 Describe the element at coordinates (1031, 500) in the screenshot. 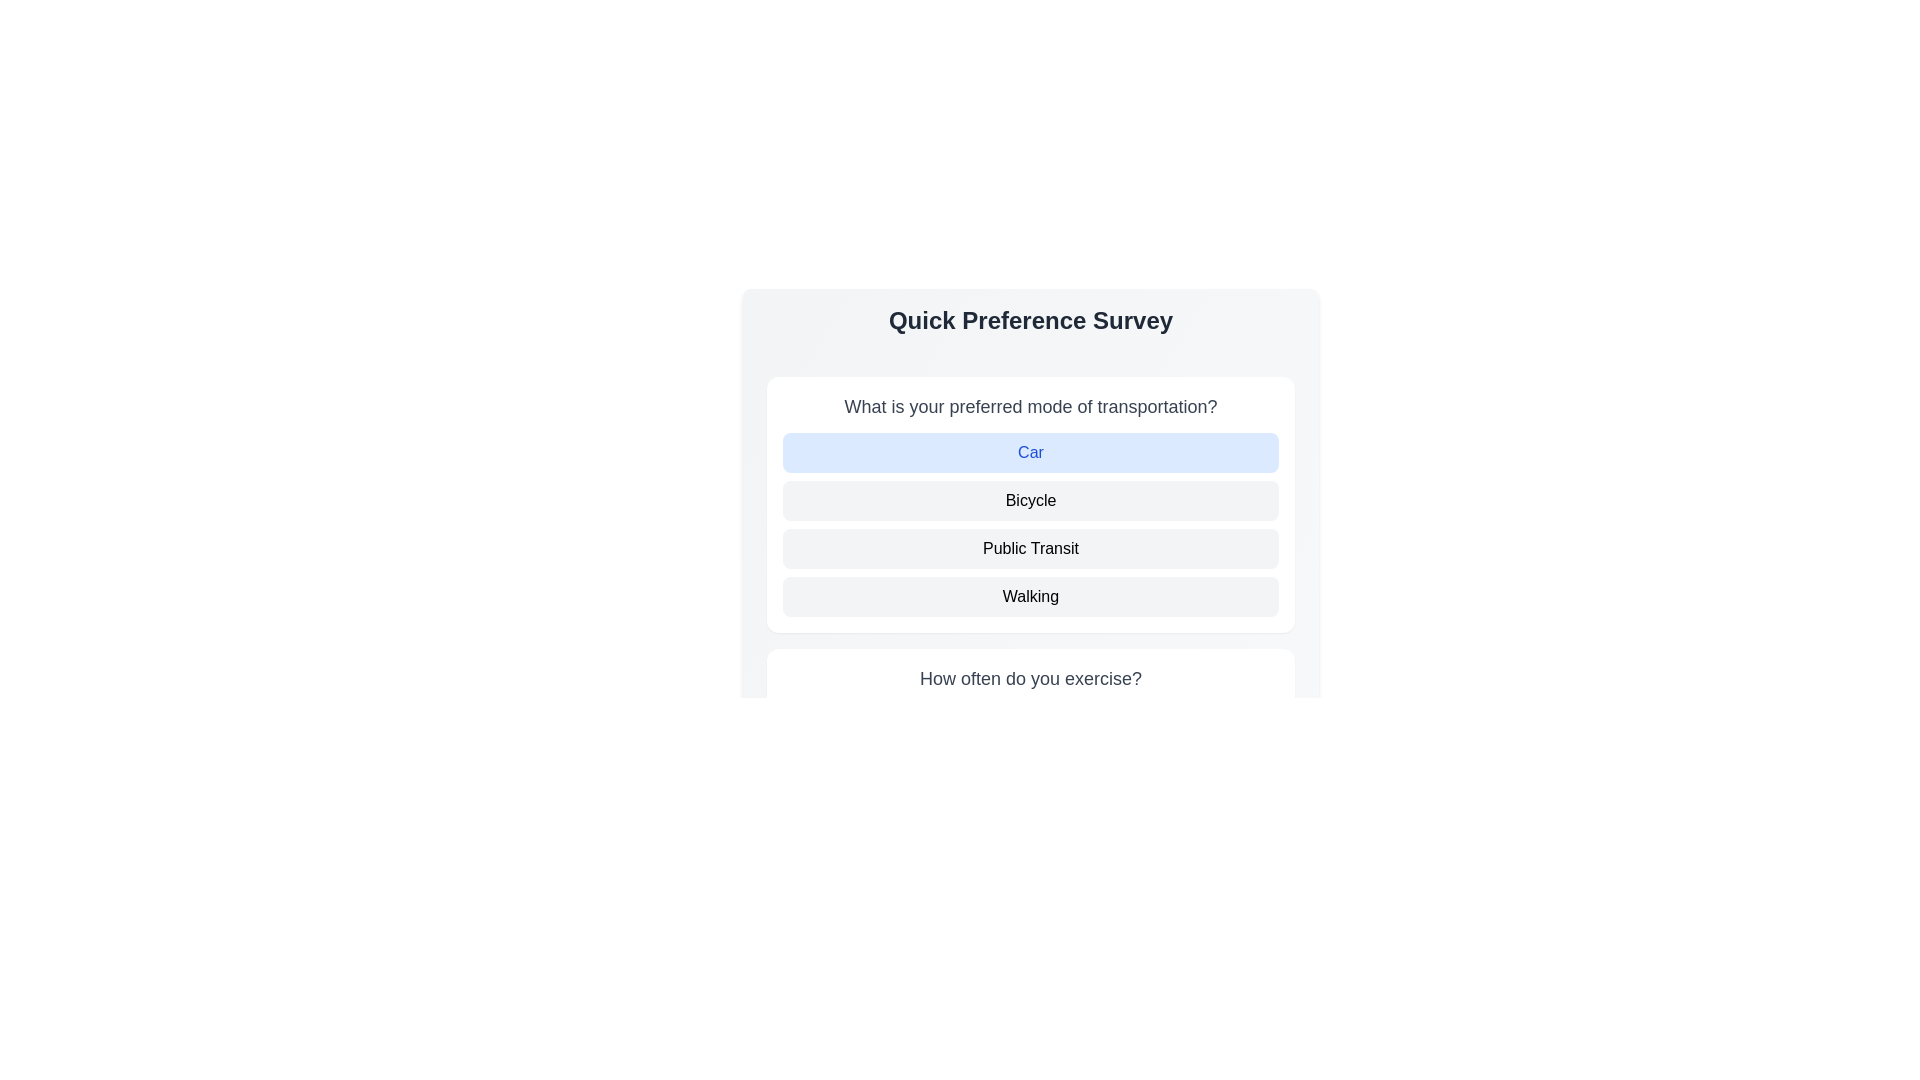

I see `the 'Bicycle' button, which is a horizontally elongated, light gray button with rounded corners, located centrally in a group of four buttons` at that location.